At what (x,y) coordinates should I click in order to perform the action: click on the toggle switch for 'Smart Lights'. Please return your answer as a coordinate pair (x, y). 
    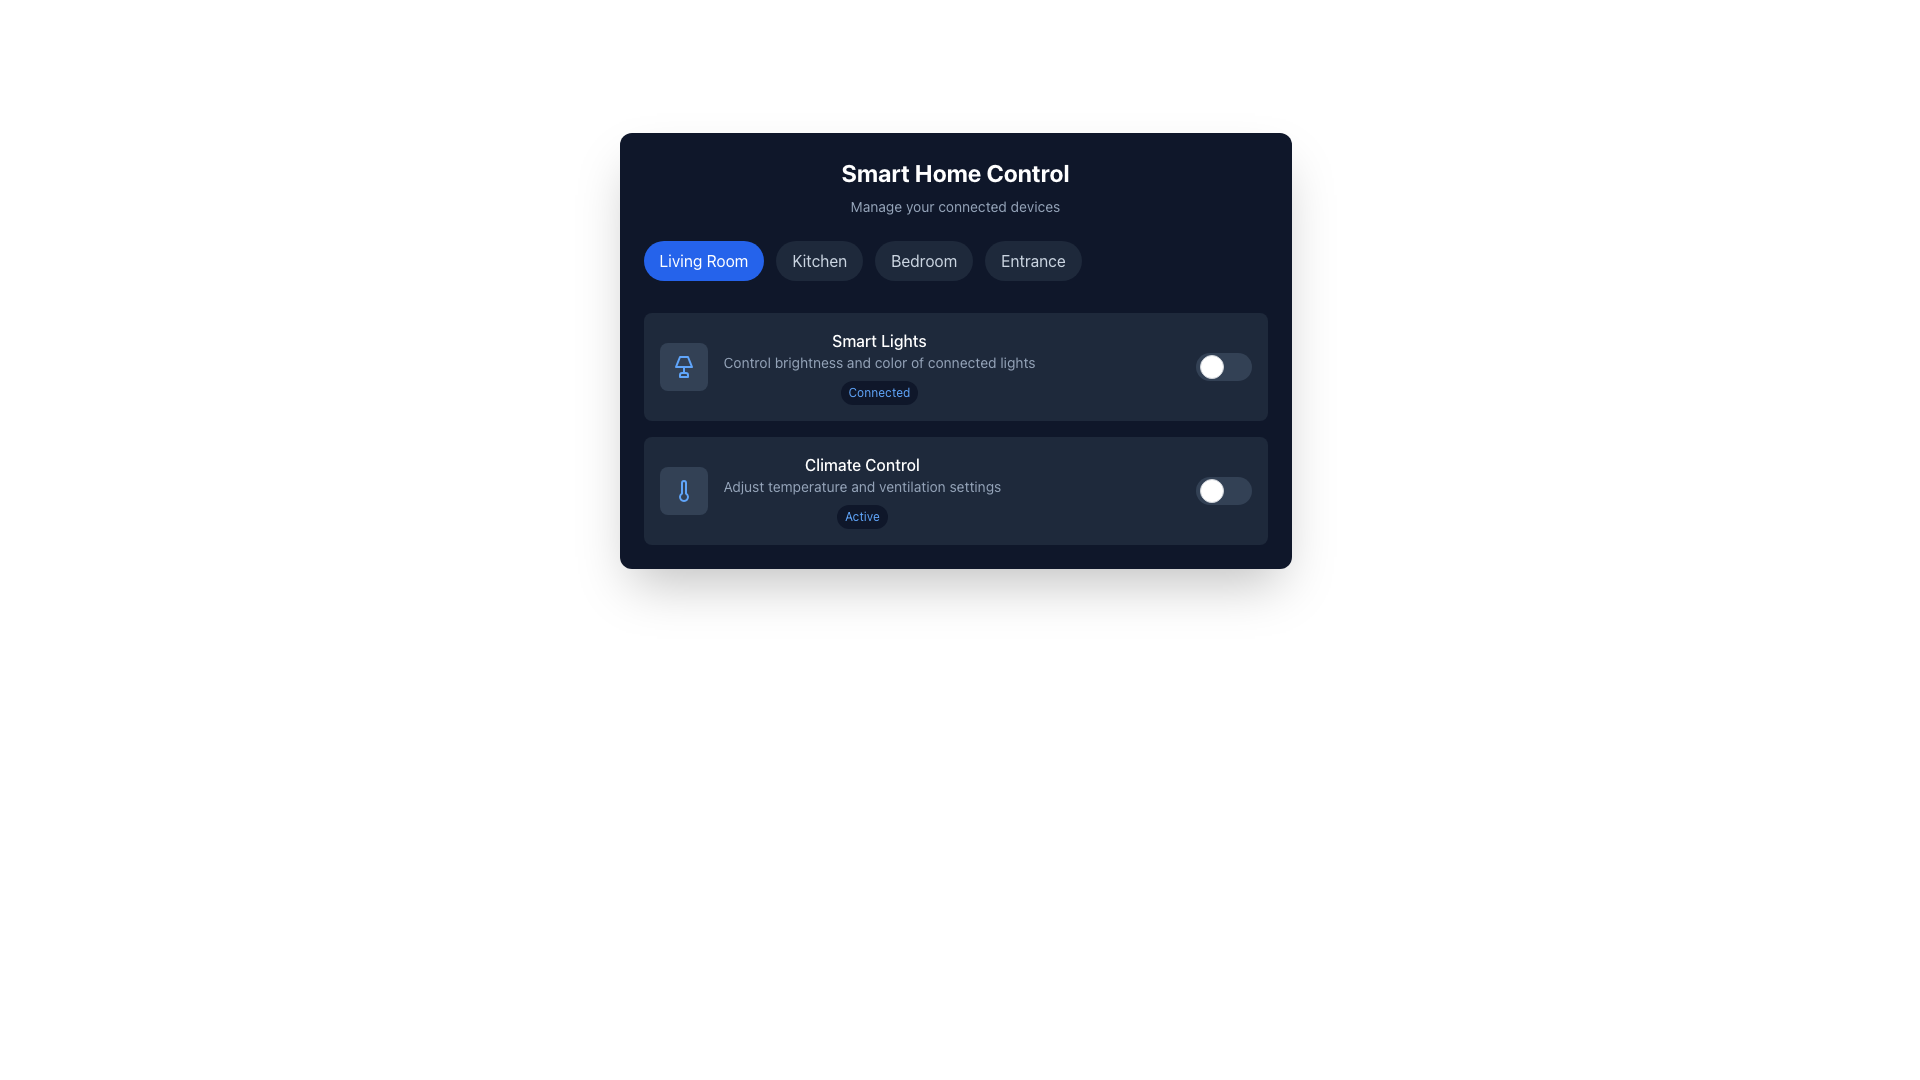
    Looking at the image, I should click on (1222, 366).